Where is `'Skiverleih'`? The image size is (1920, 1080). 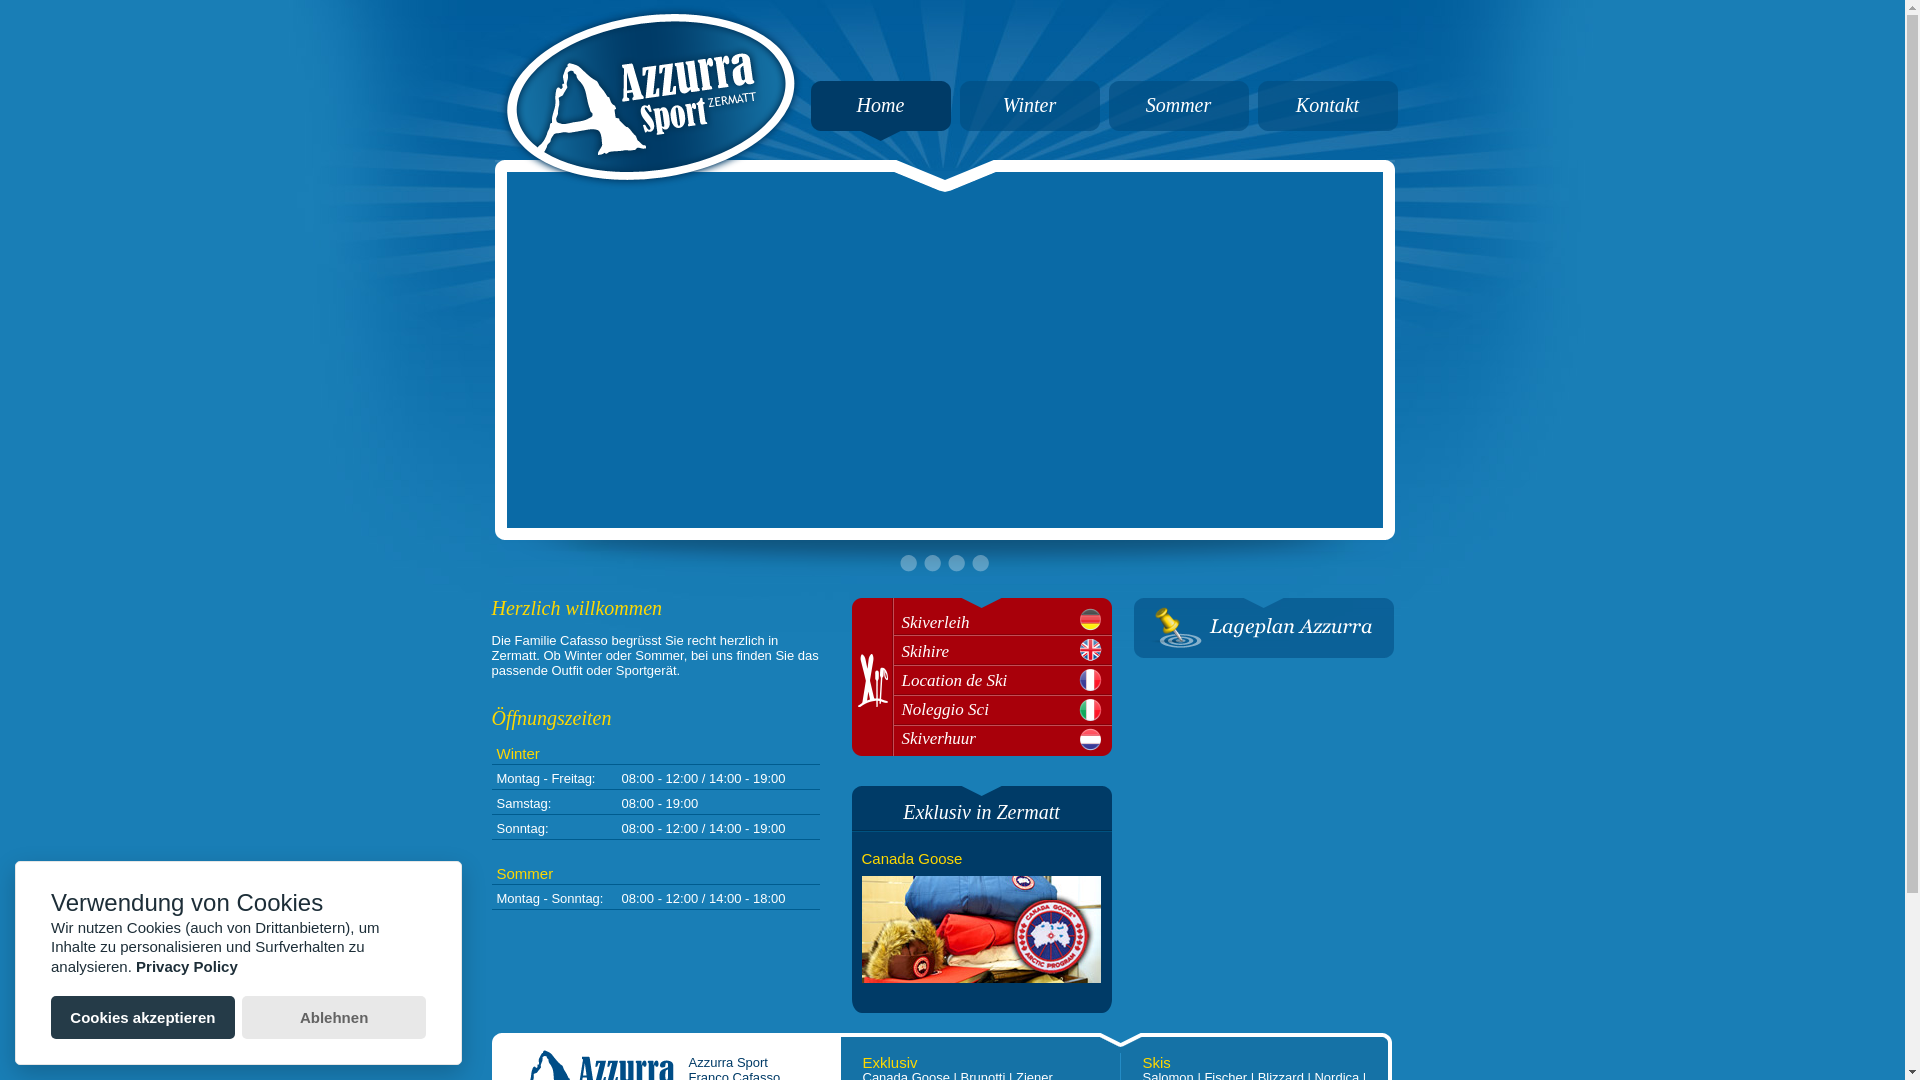 'Skiverleih' is located at coordinates (1007, 621).